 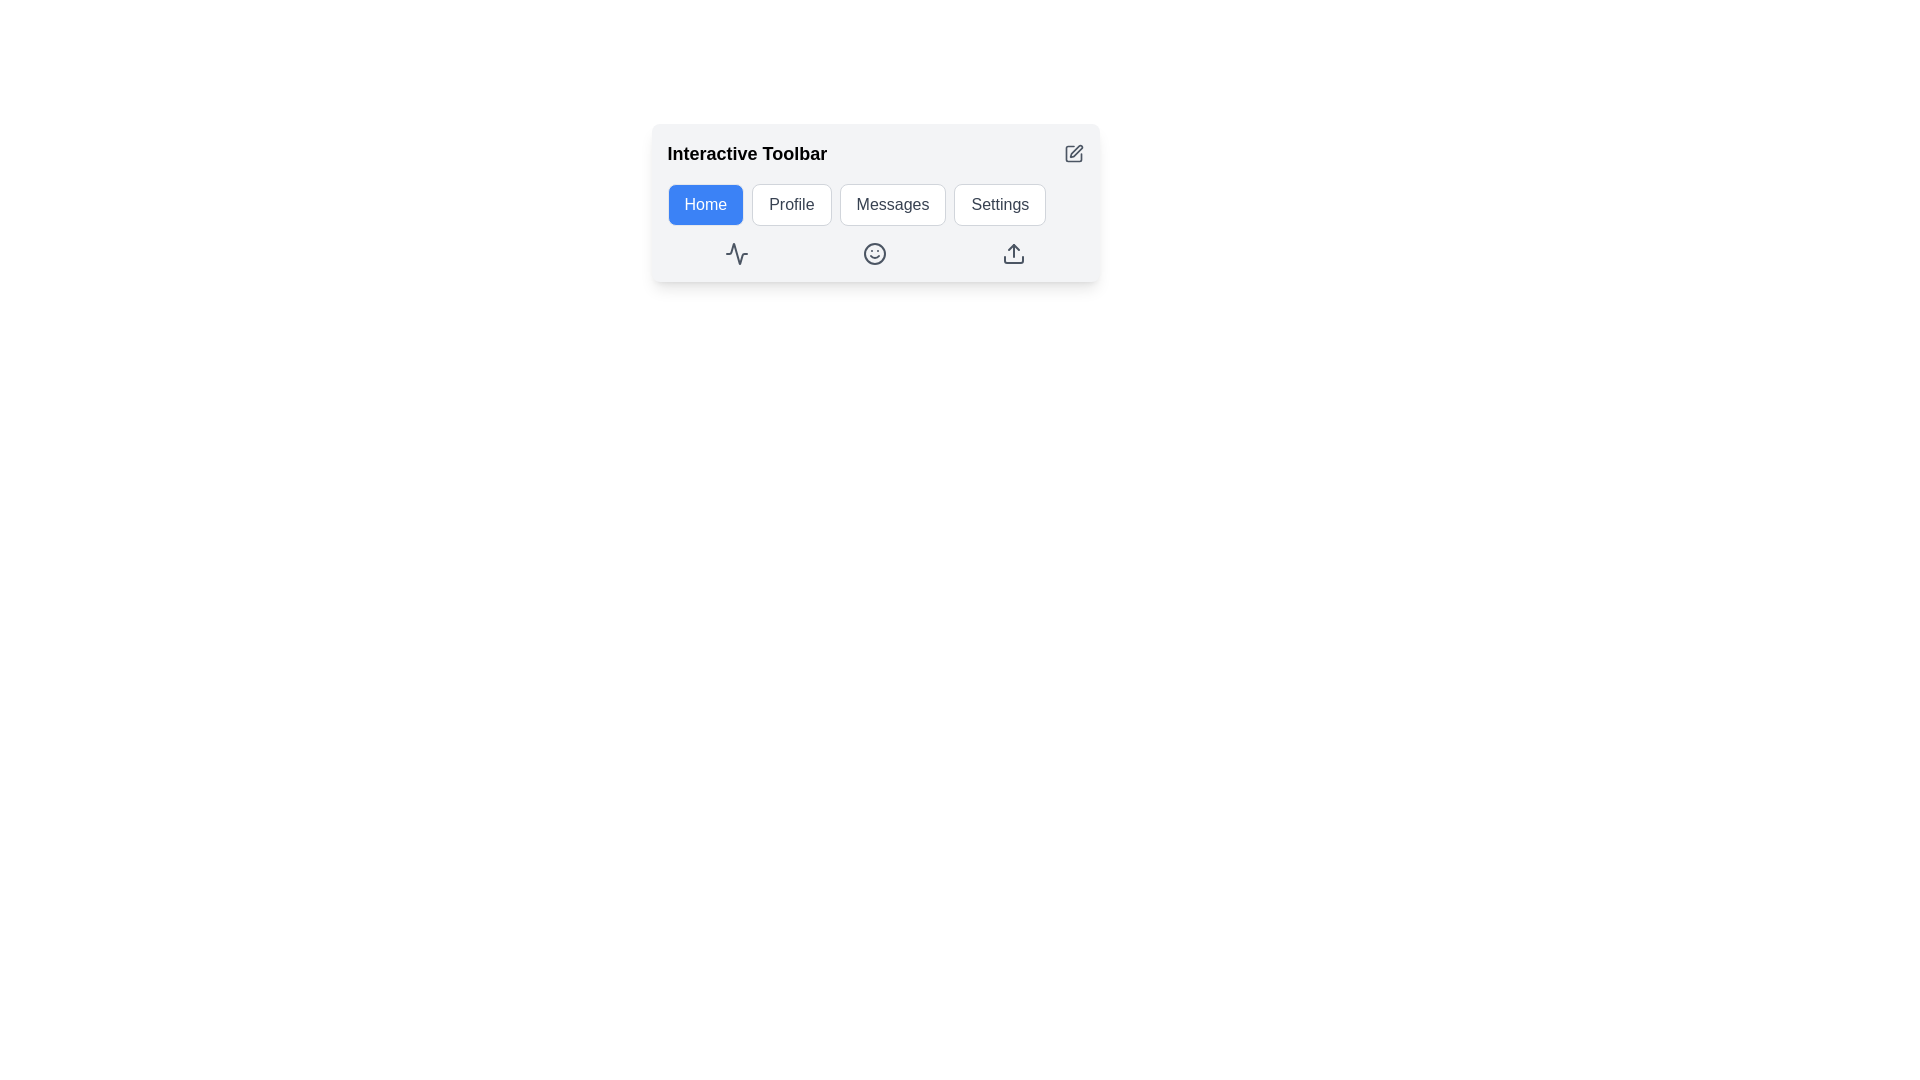 What do you see at coordinates (875, 204) in the screenshot?
I see `the 'Messages' button in the navigation toolbar` at bounding box center [875, 204].